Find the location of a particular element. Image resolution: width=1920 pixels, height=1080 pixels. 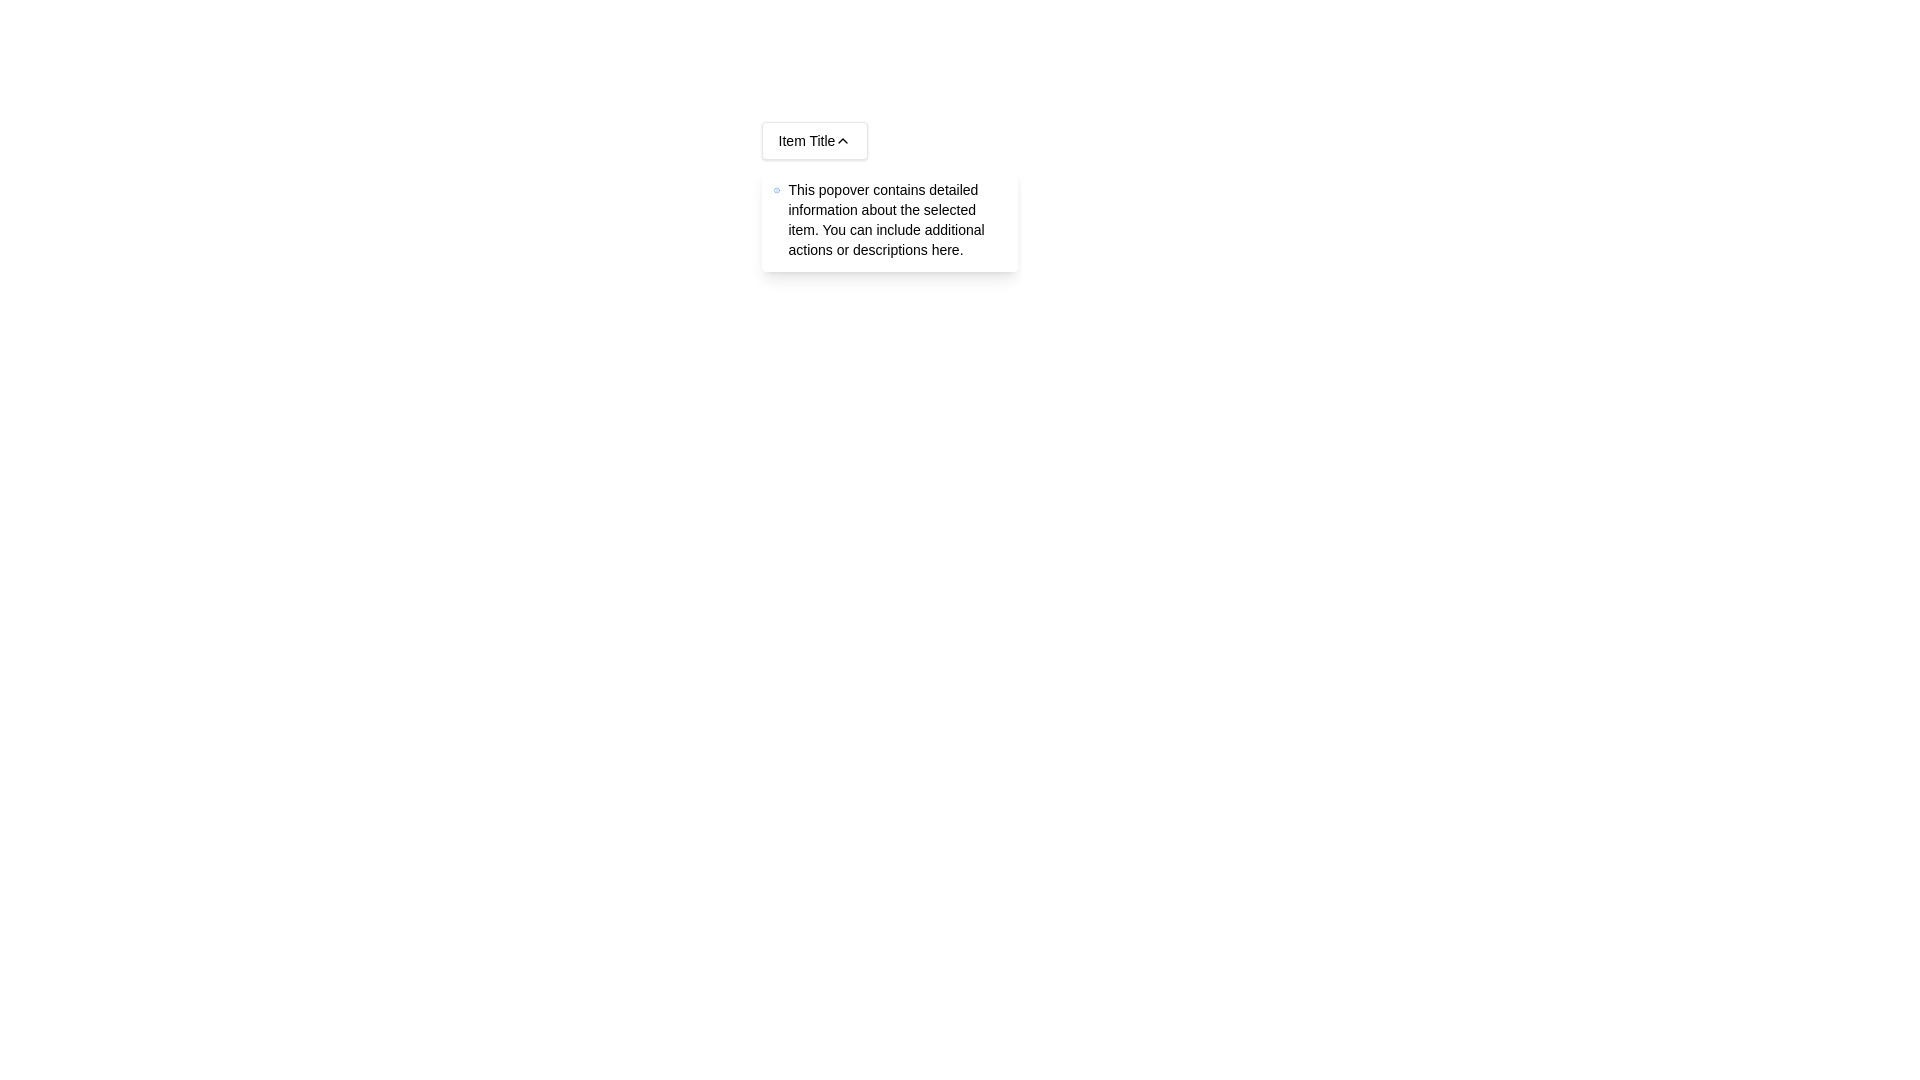

the Interactive Header with Dropdown Control is located at coordinates (815, 140).